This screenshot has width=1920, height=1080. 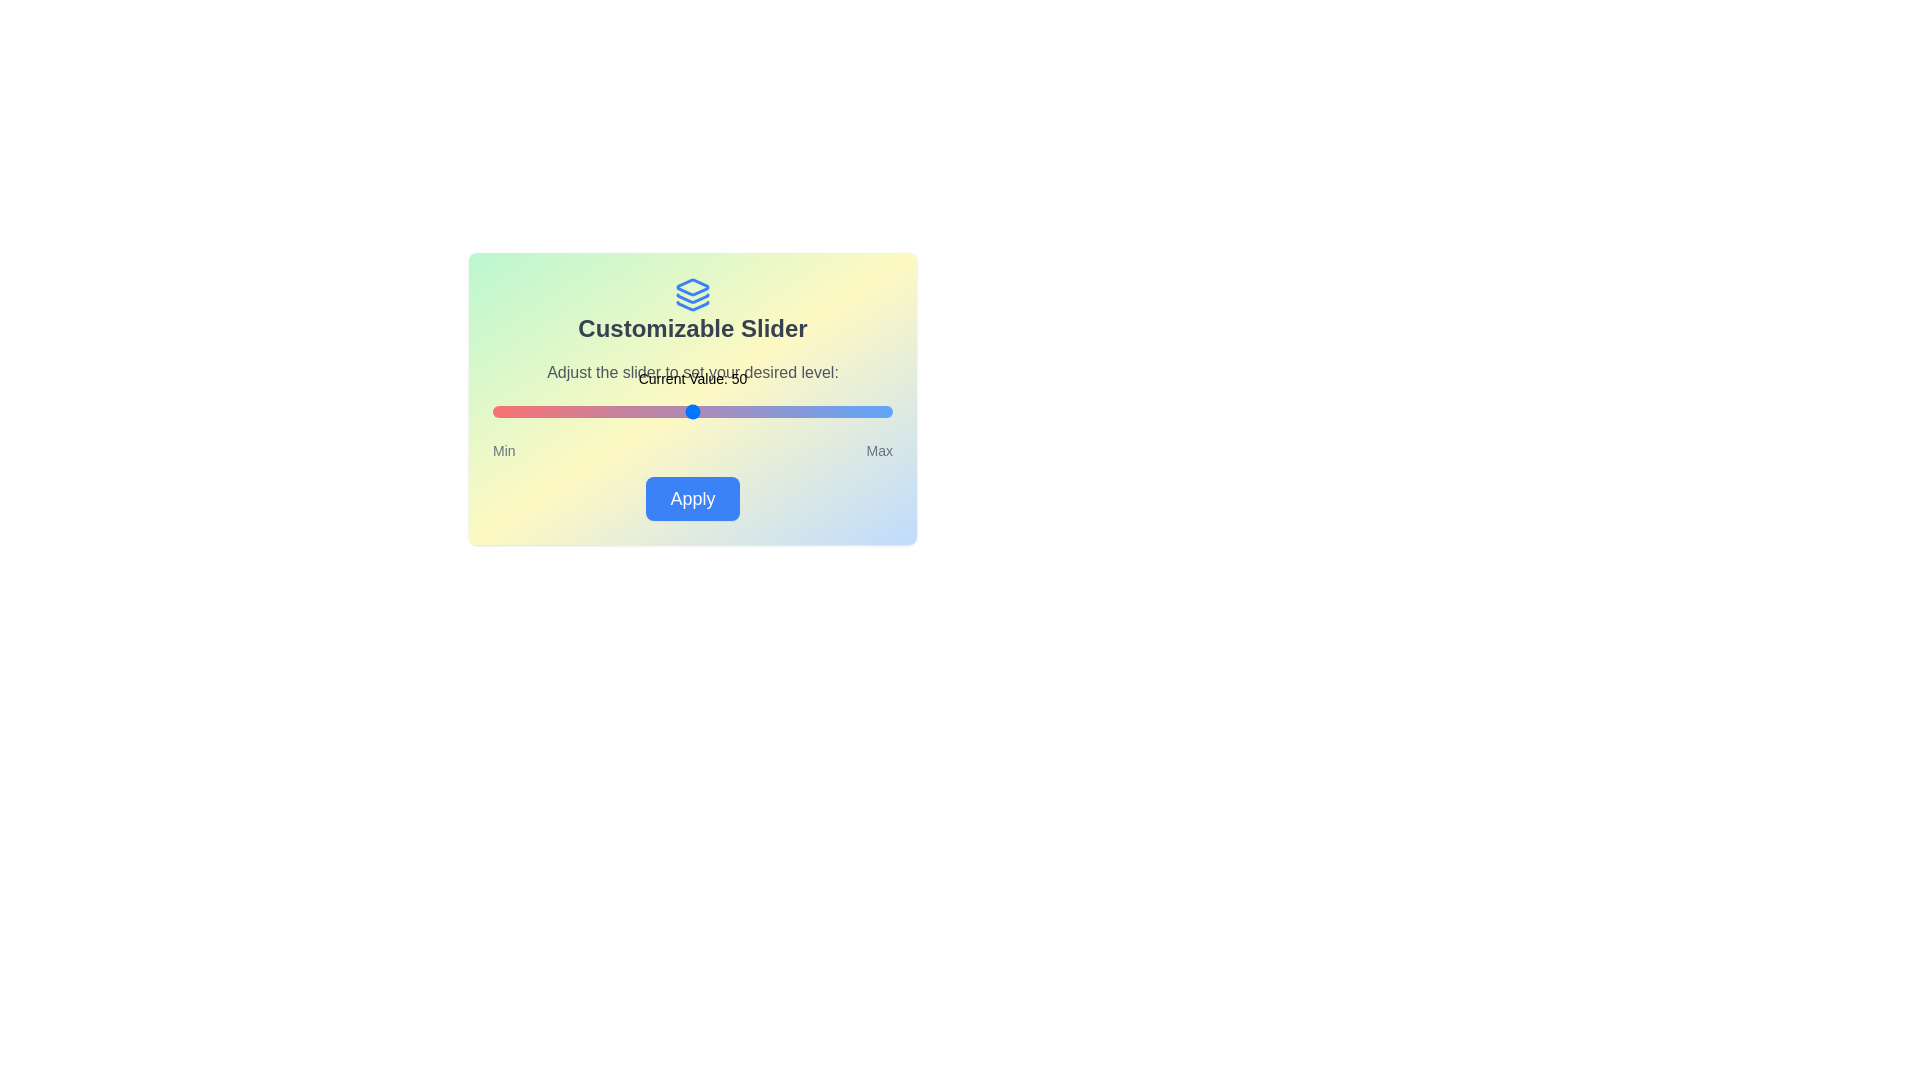 I want to click on the slider to set its value to 0, so click(x=493, y=411).